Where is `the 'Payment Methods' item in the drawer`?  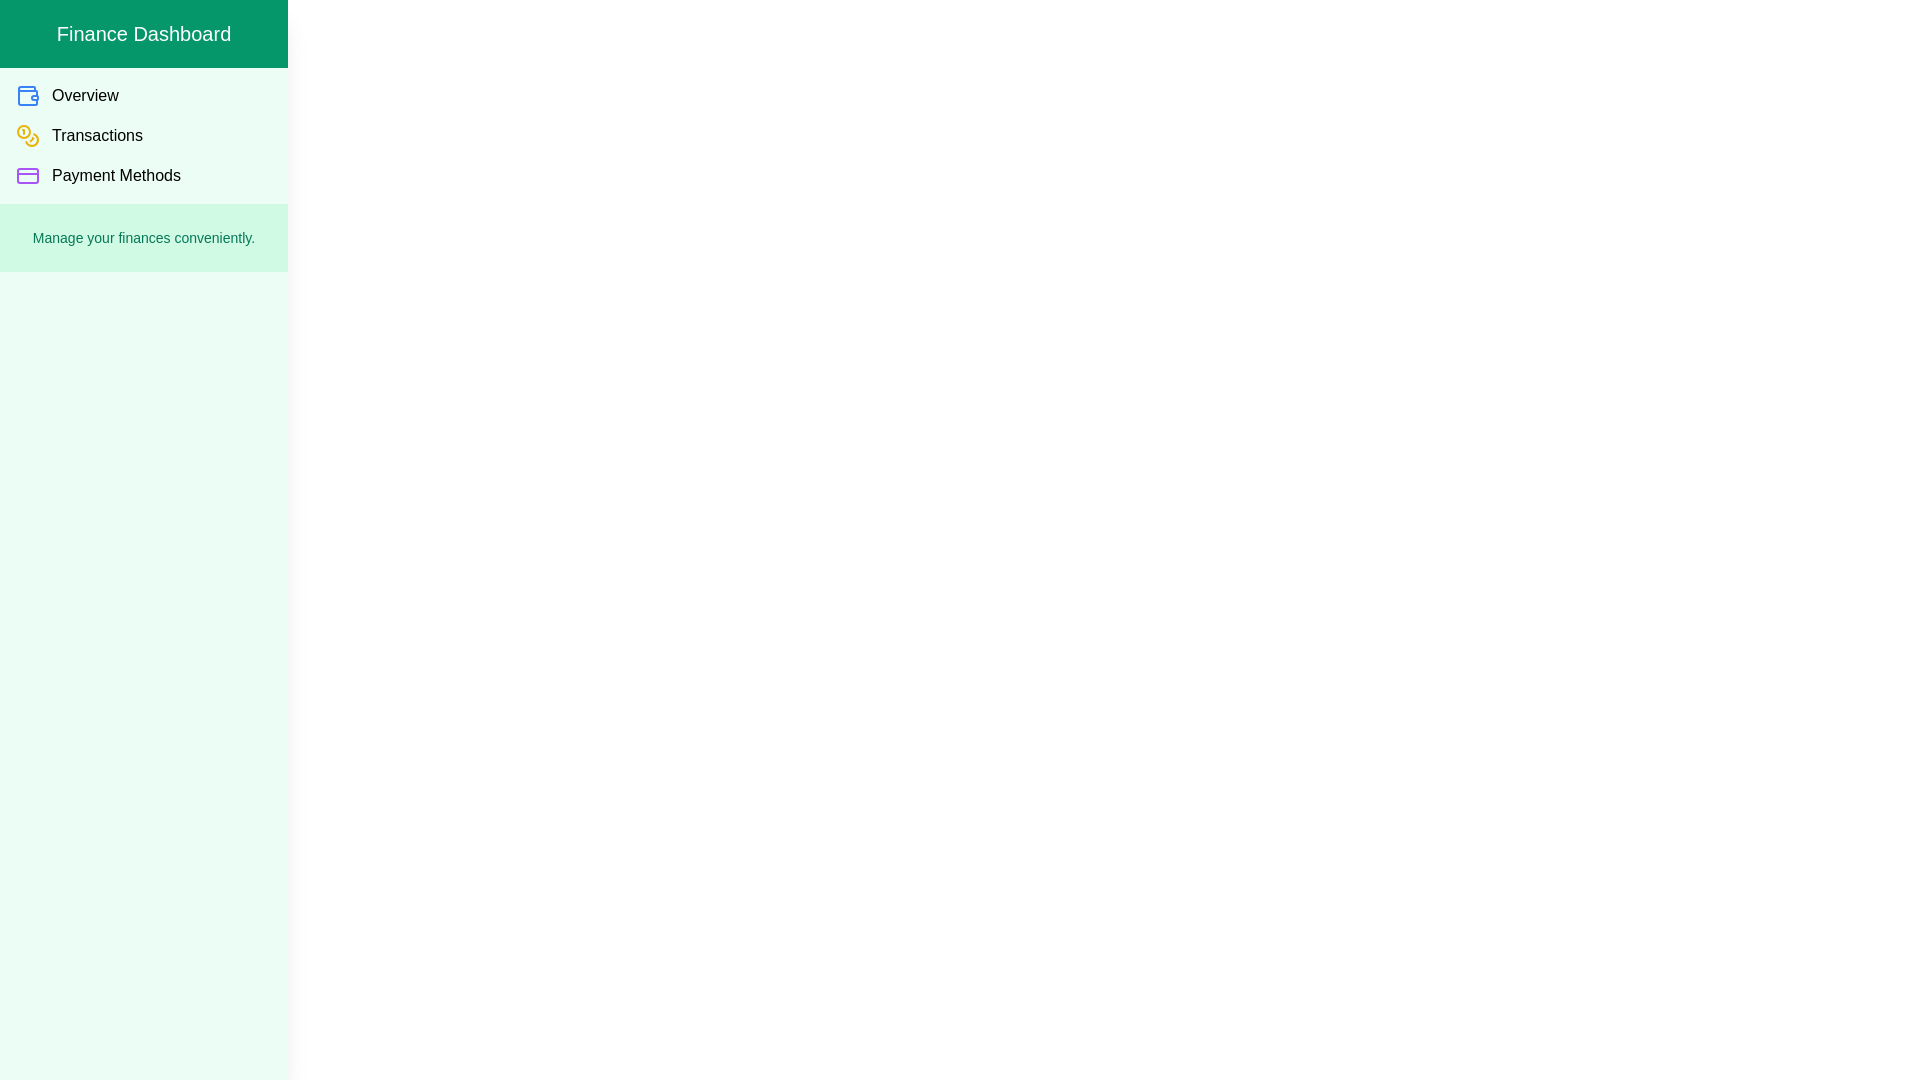
the 'Payment Methods' item in the drawer is located at coordinates (143, 175).